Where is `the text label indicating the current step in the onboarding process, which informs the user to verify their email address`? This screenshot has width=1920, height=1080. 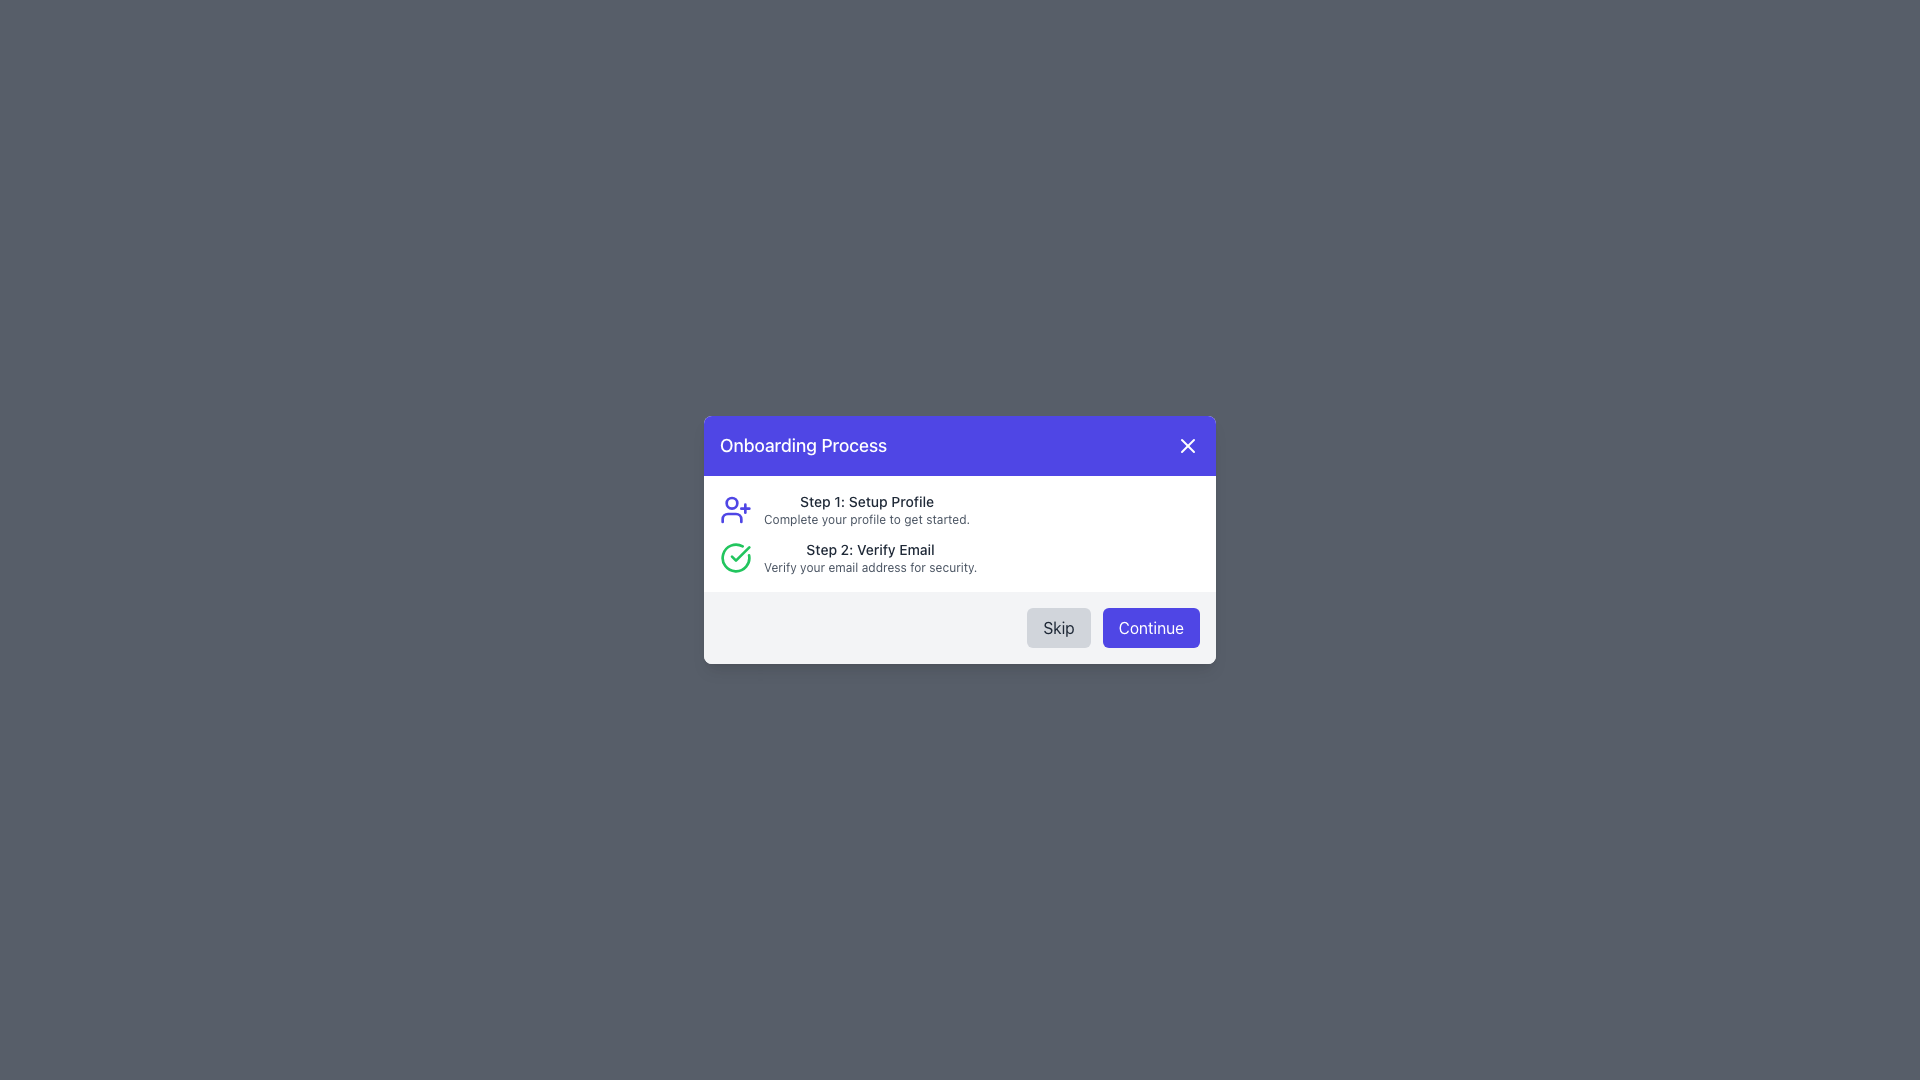 the text label indicating the current step in the onboarding process, which informs the user to verify their email address is located at coordinates (870, 550).